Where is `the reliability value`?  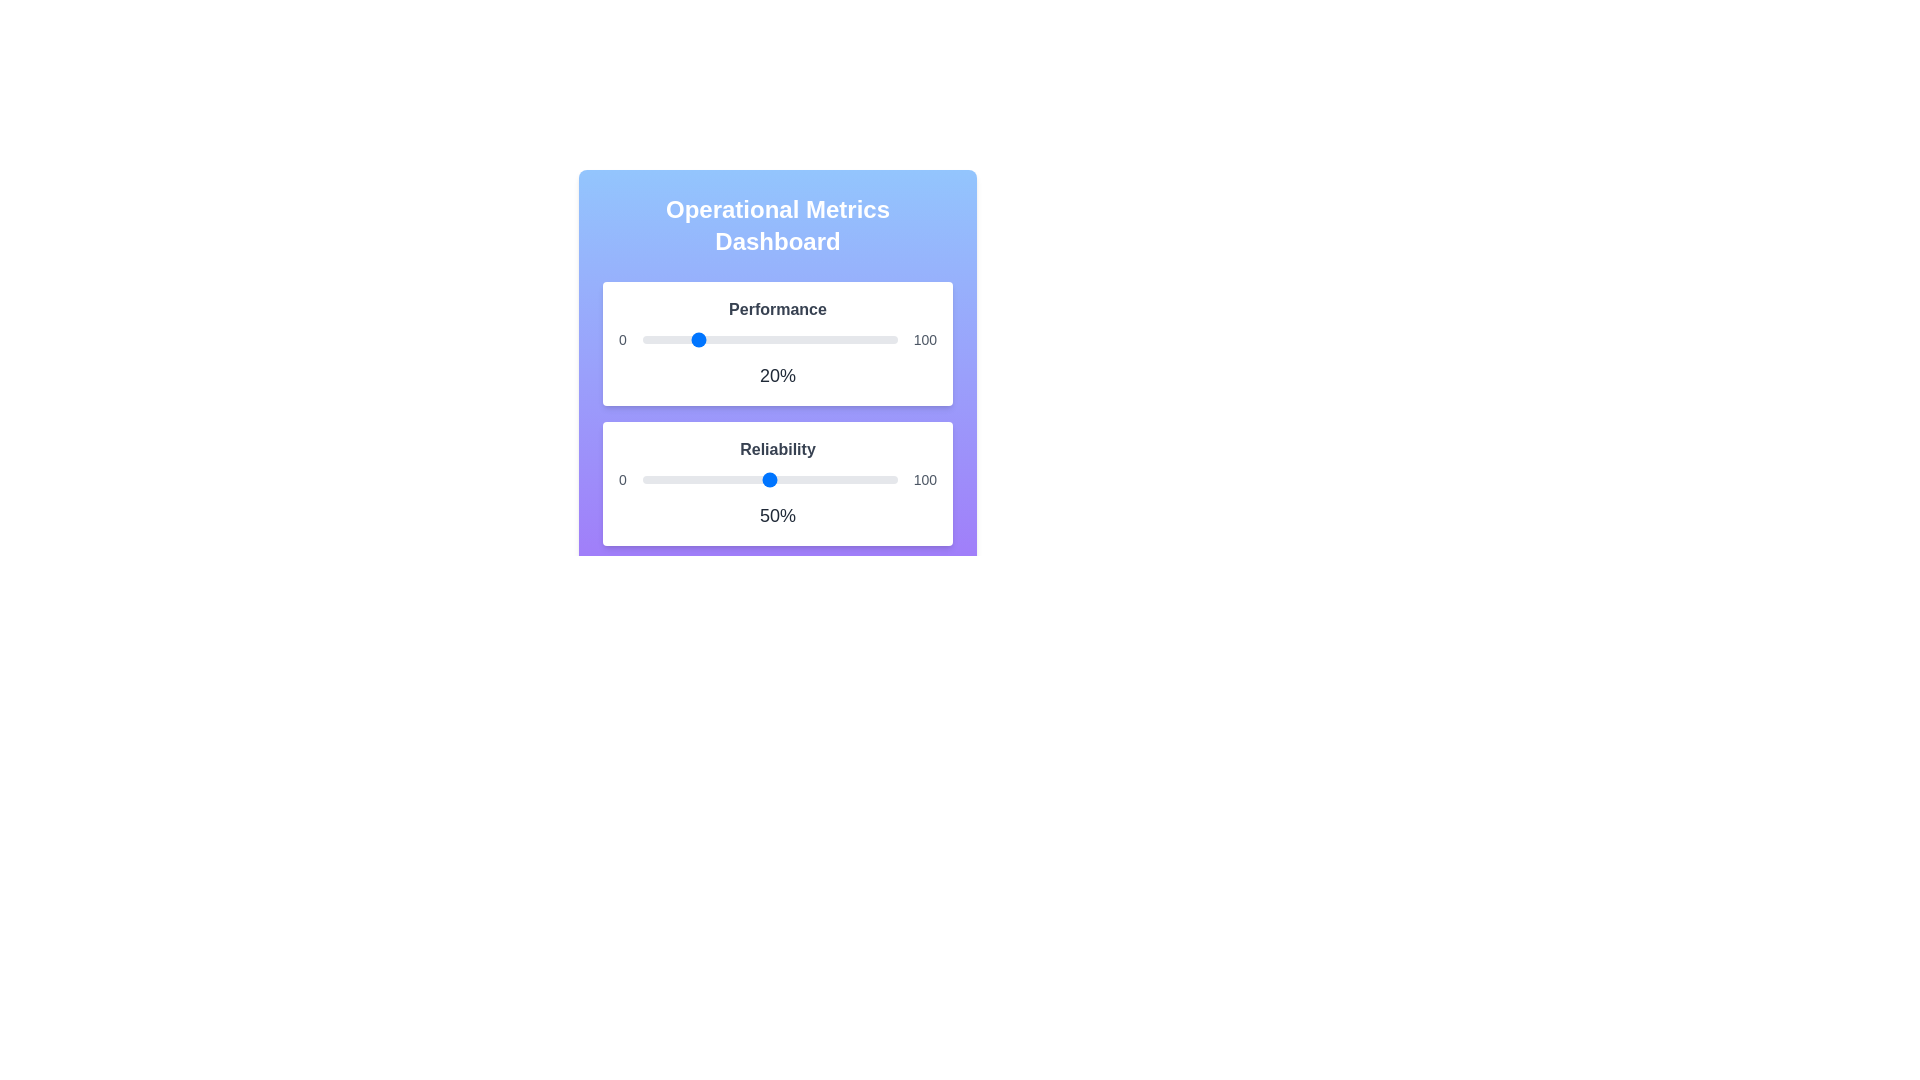
the reliability value is located at coordinates (861, 479).